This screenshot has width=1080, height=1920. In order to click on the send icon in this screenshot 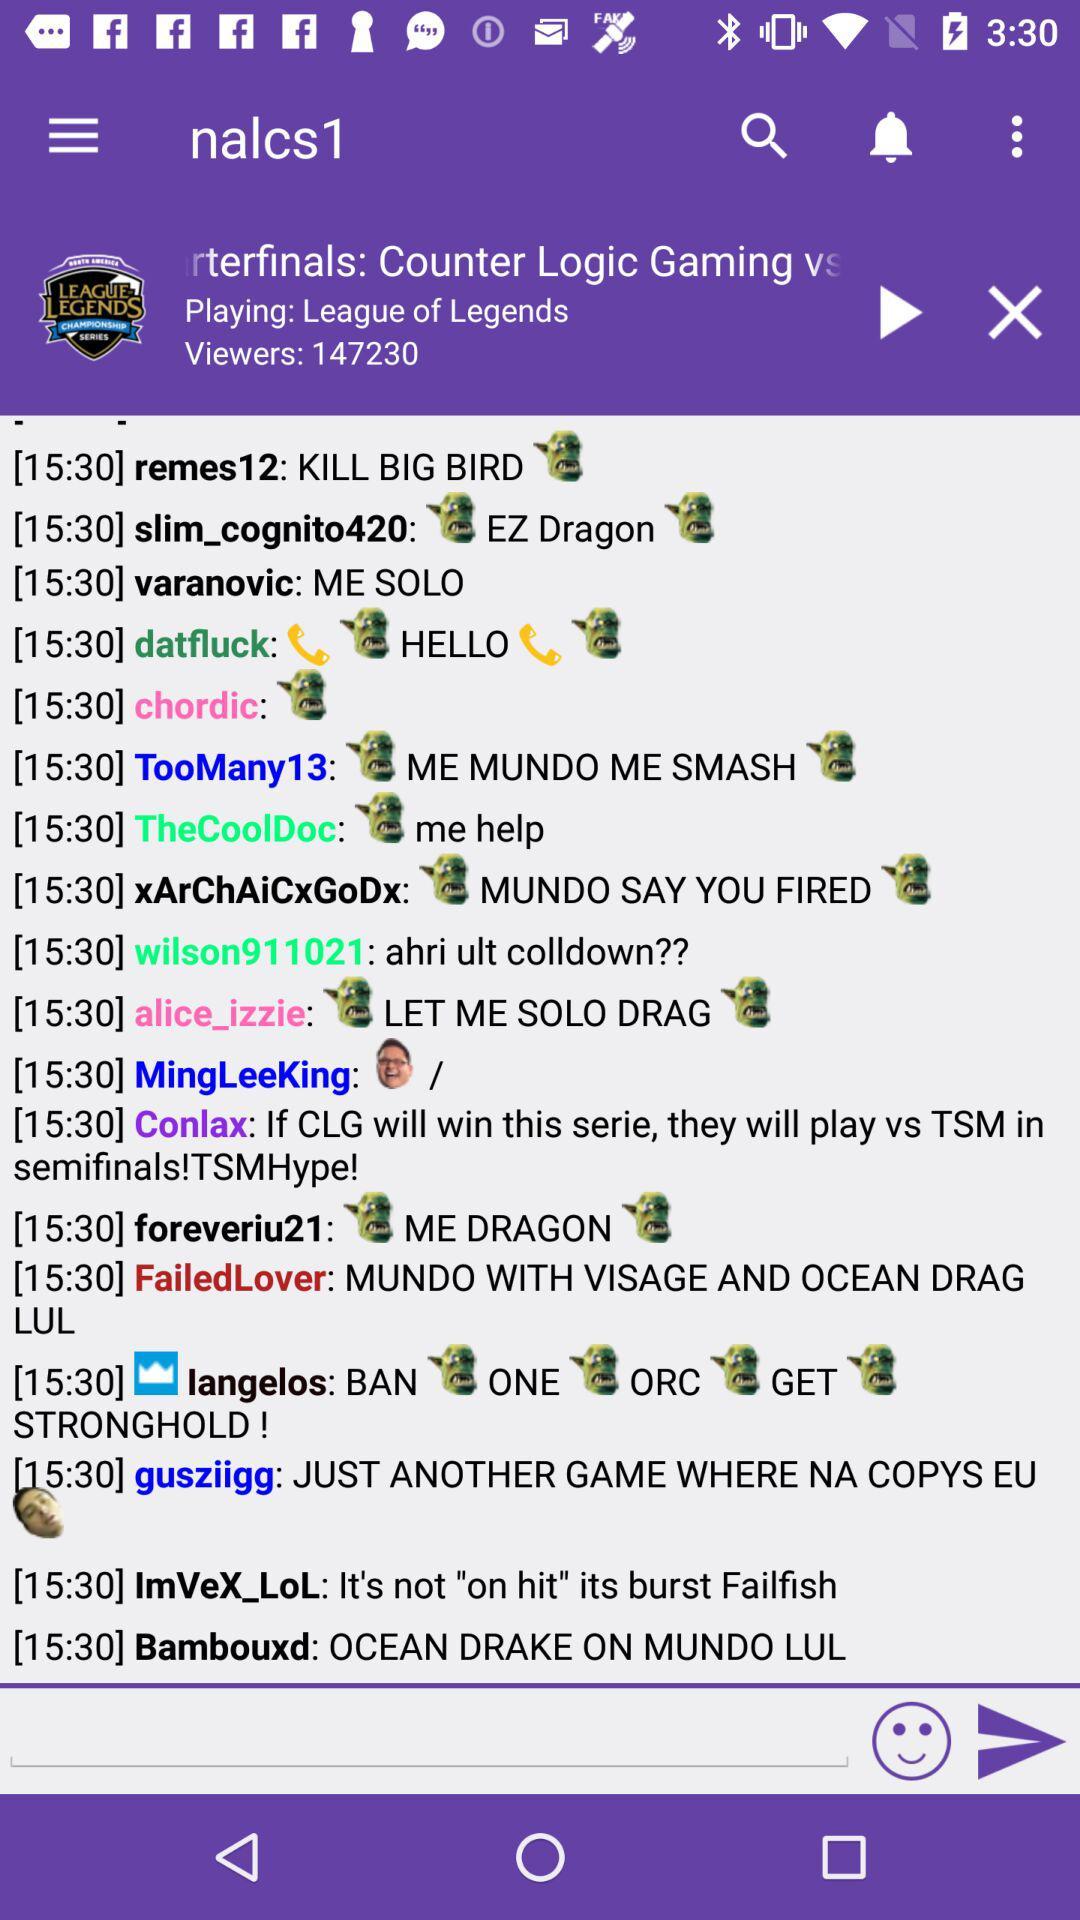, I will do `click(1022, 1740)`.